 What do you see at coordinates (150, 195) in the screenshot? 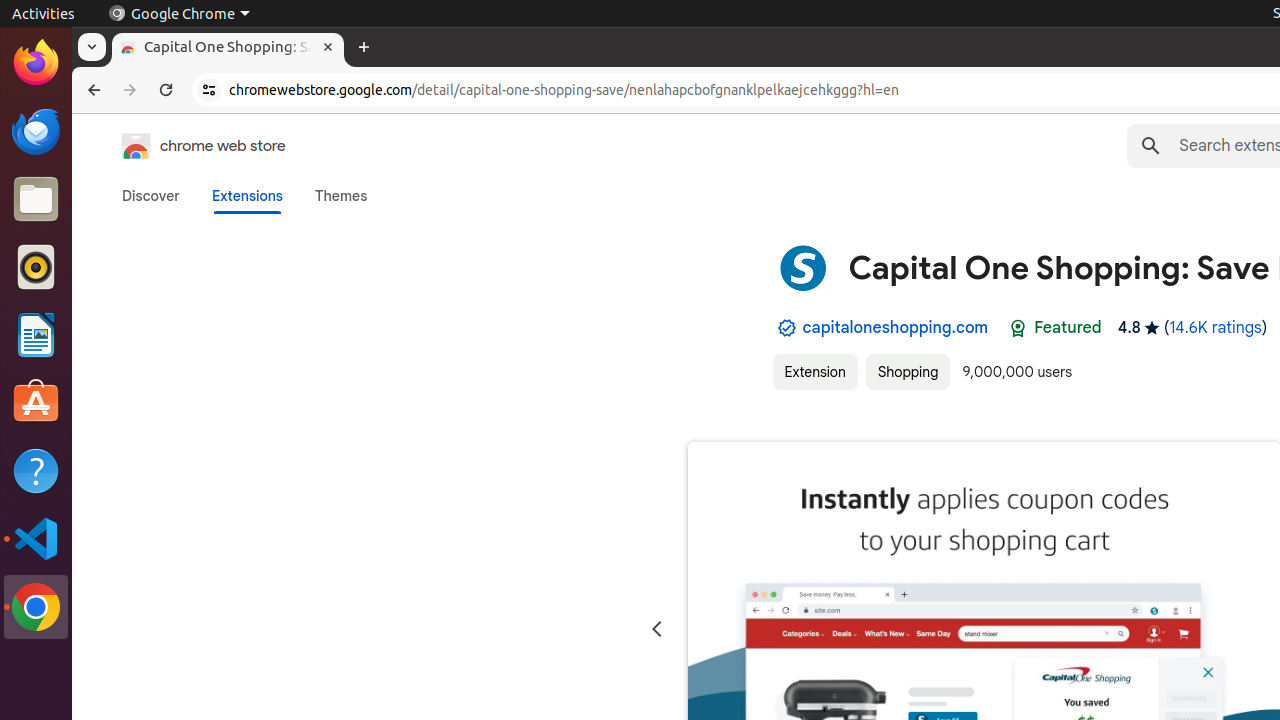
I see `'Discover'` at bounding box center [150, 195].